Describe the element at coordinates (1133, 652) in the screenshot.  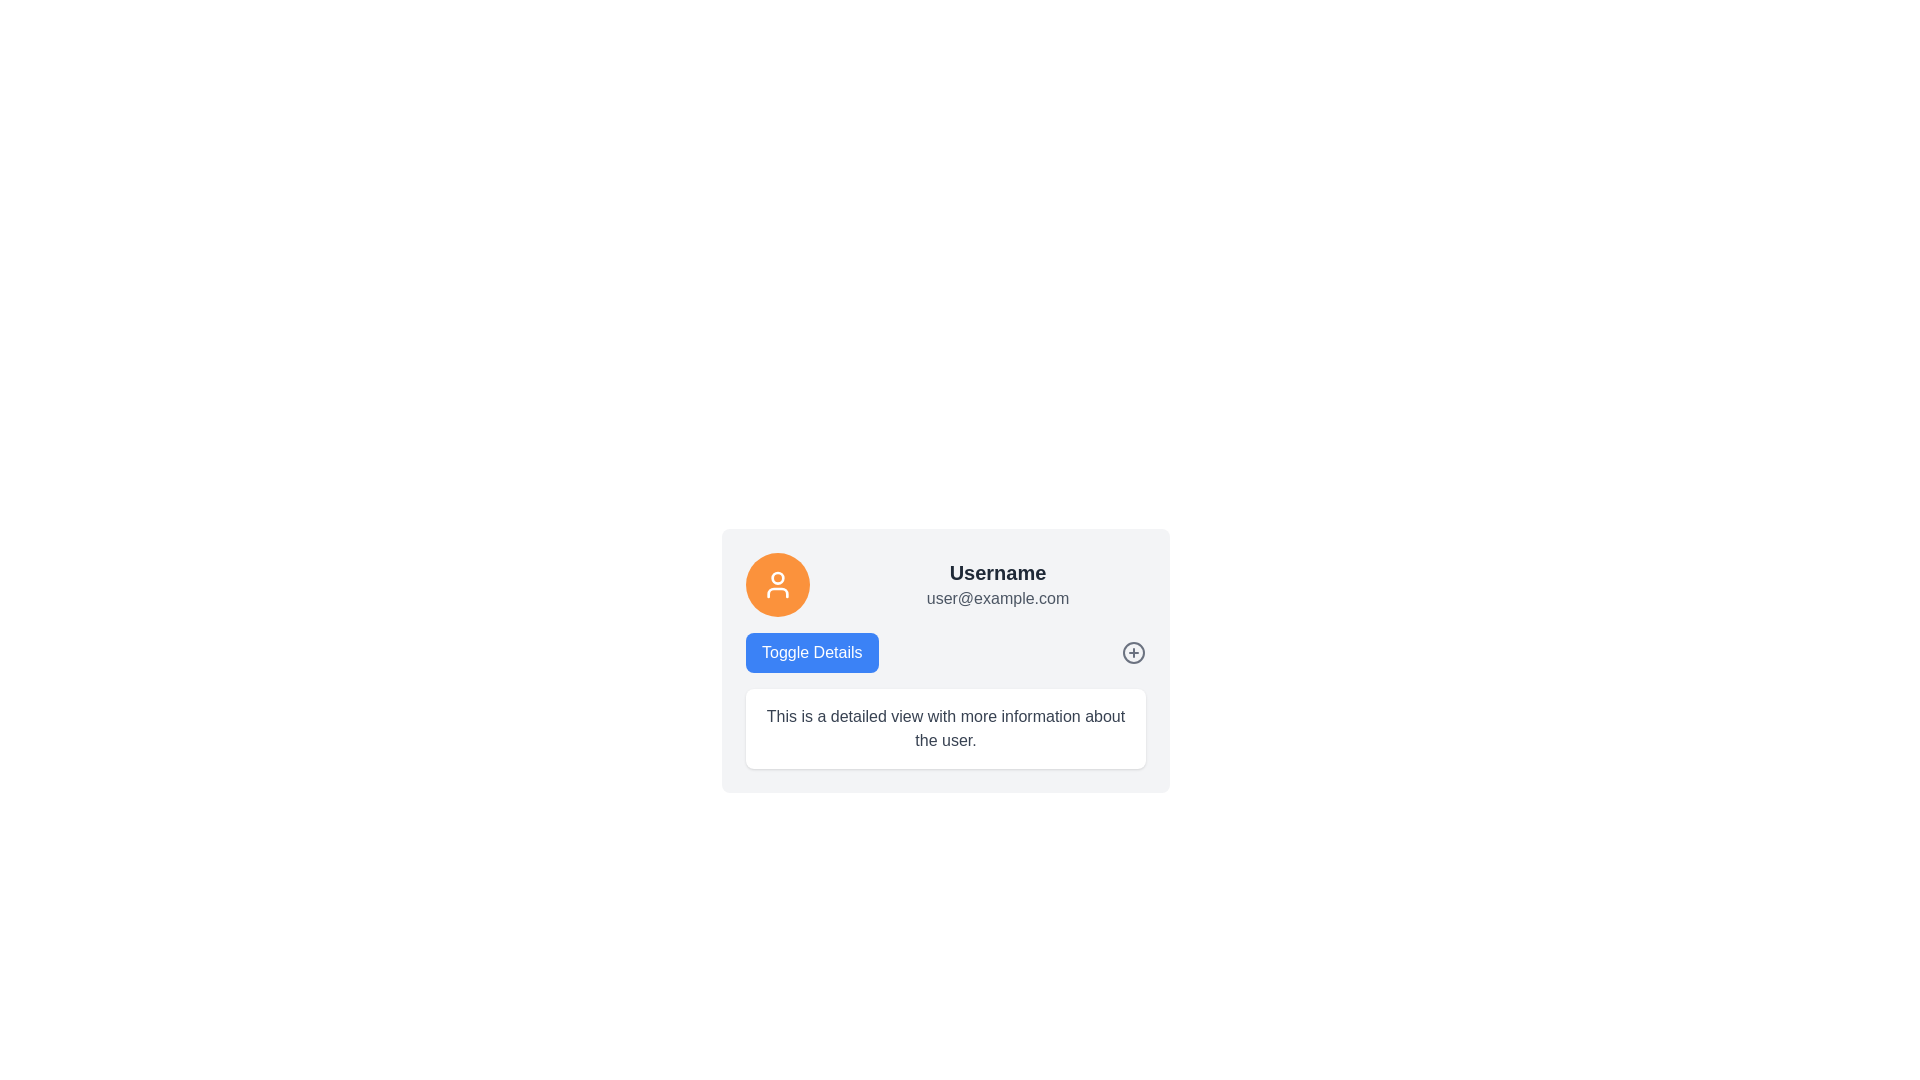
I see `the icon button positioned to the right of the 'Toggle Details' button` at that location.